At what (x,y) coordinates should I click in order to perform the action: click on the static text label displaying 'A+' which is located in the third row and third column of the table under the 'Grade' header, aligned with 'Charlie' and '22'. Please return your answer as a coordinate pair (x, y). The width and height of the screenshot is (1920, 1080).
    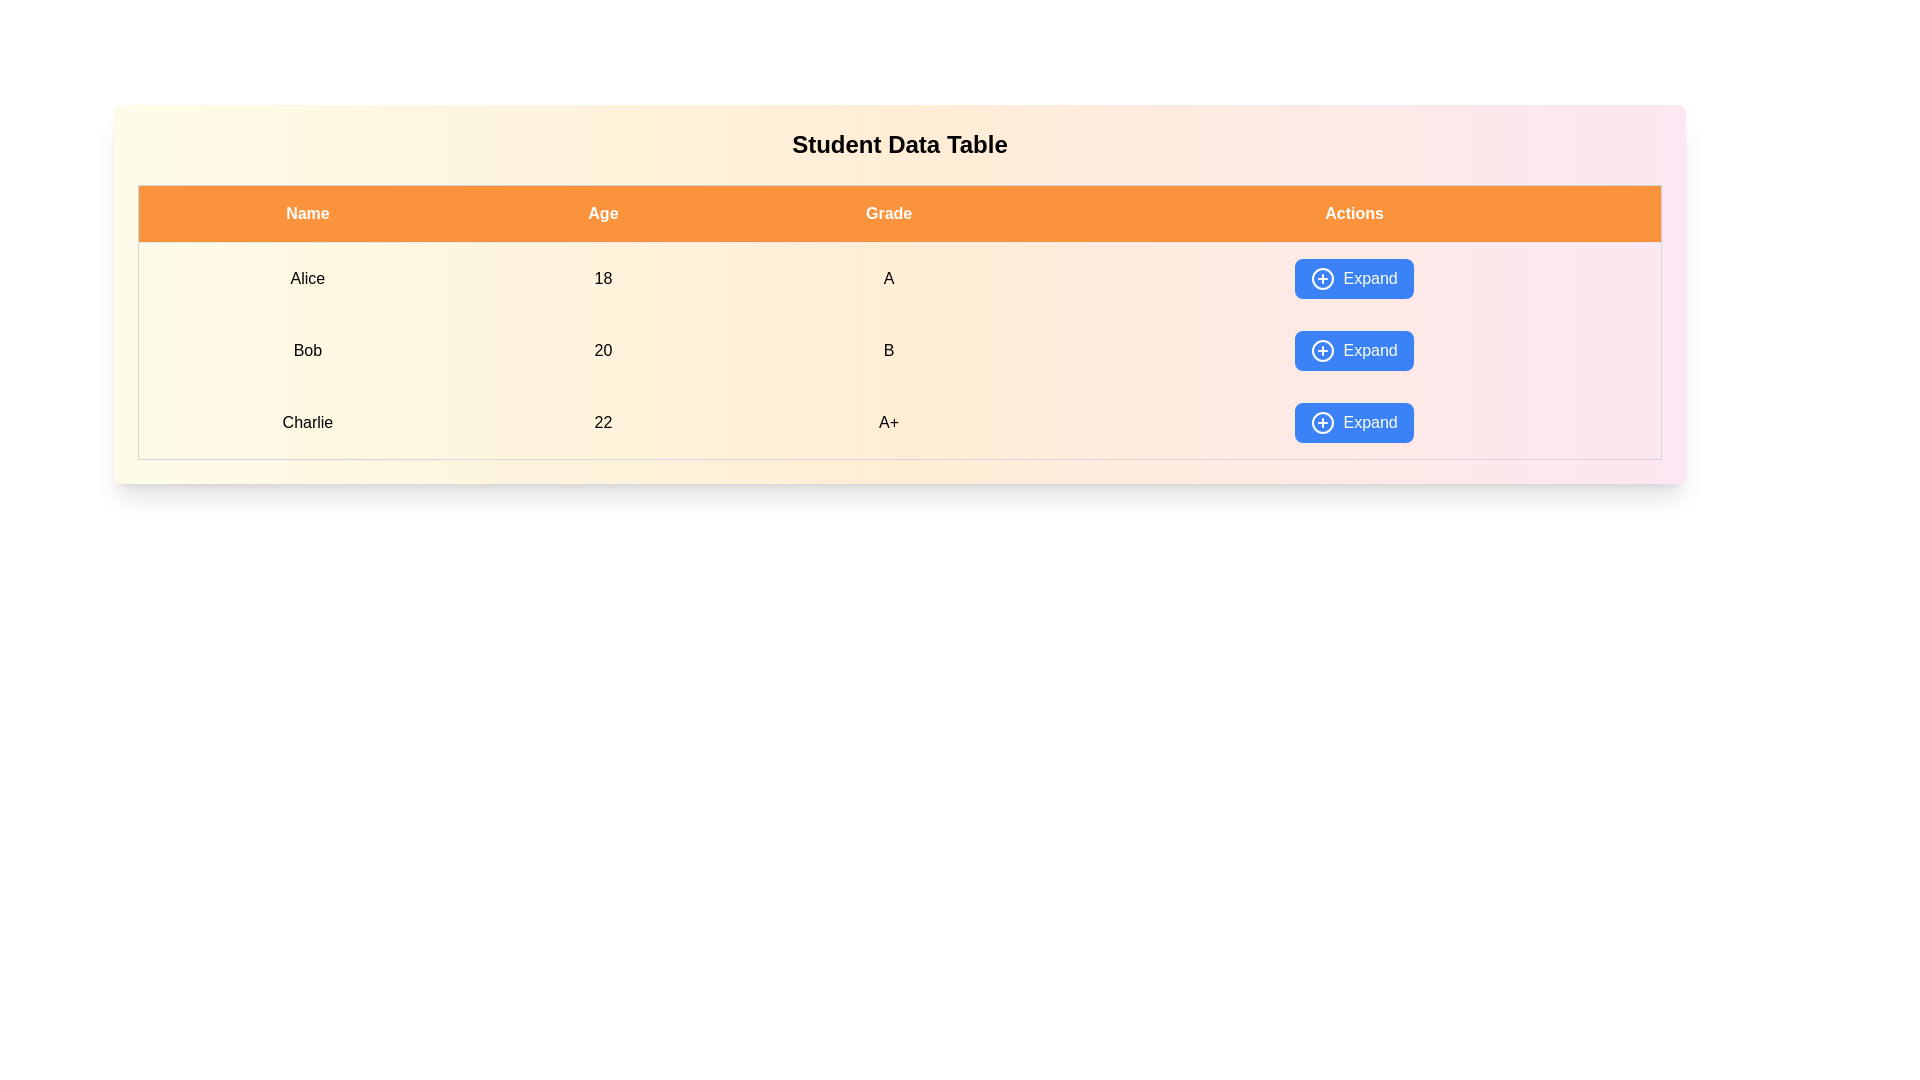
    Looking at the image, I should click on (888, 422).